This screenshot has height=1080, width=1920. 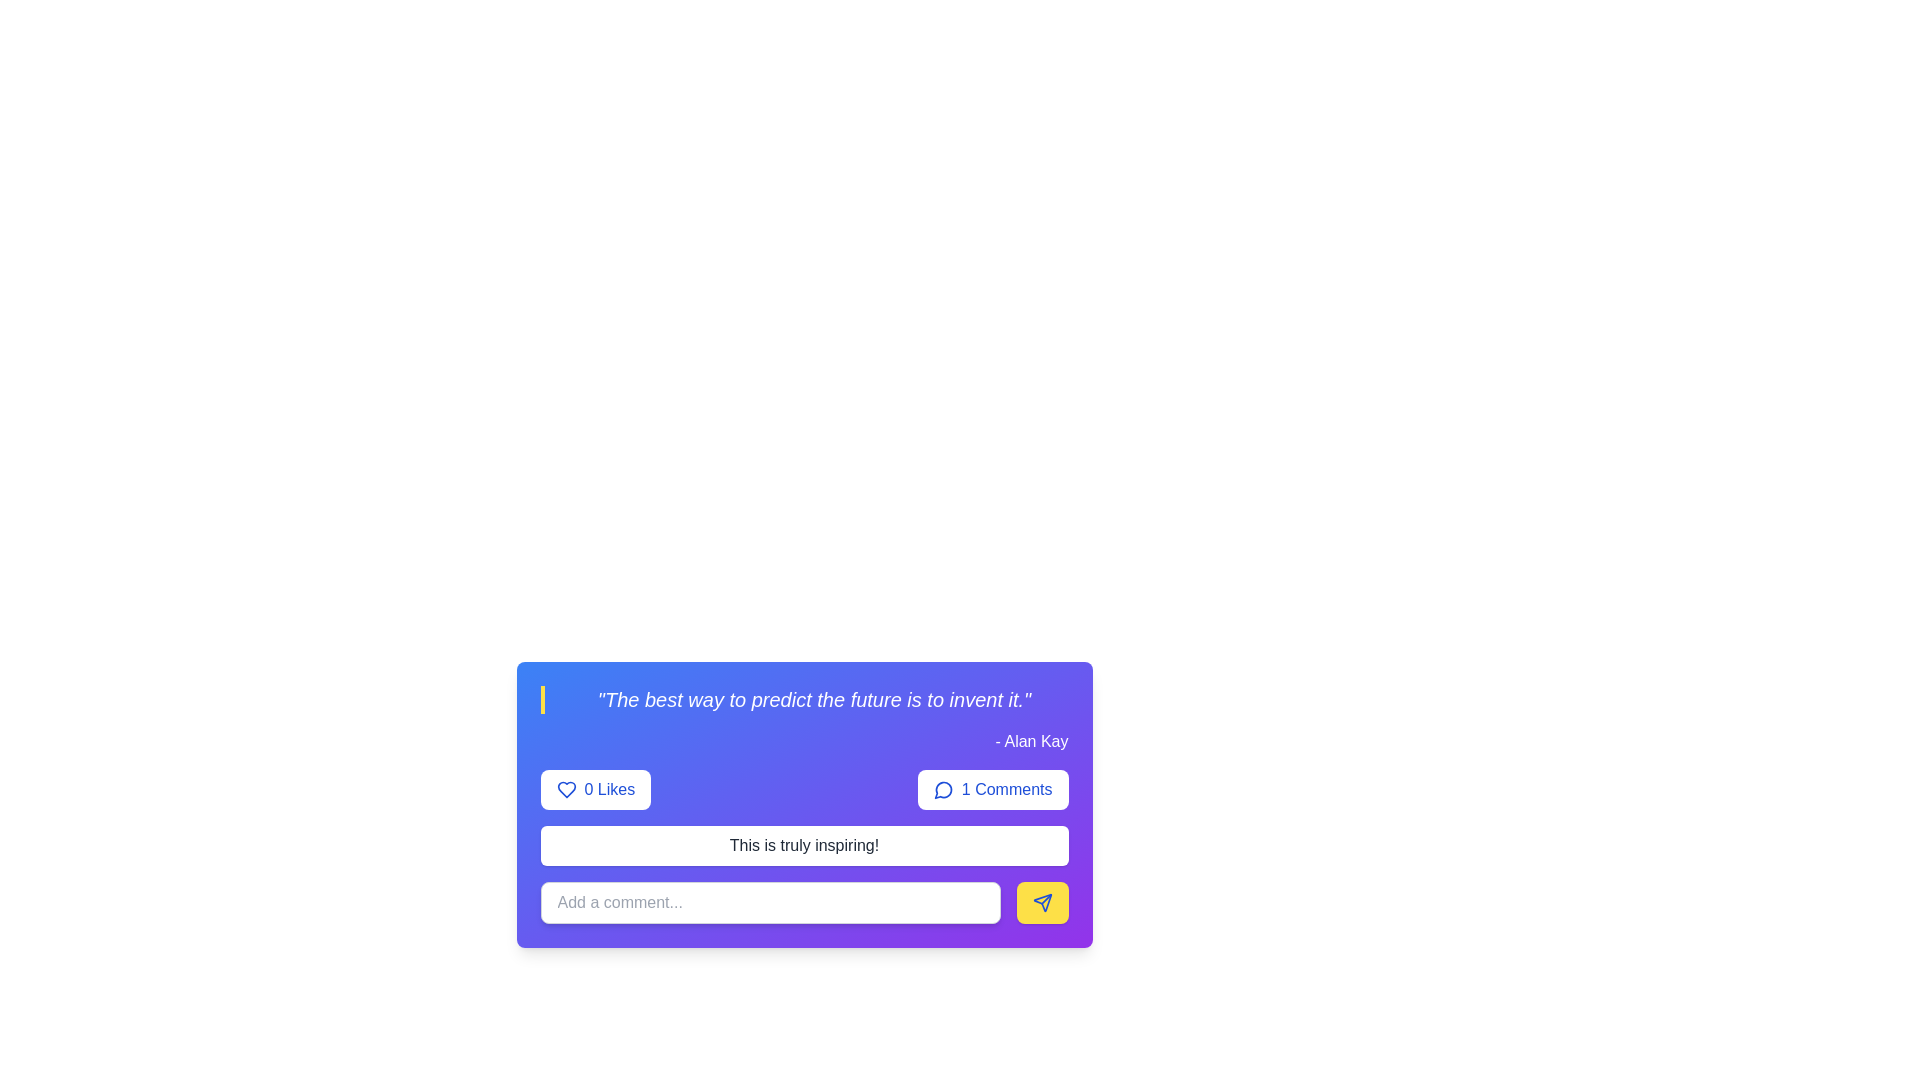 I want to click on the send icon located within the yellow circular button at the bottom-right corner of the purple card to confirm or send the user input, so click(x=1041, y=902).